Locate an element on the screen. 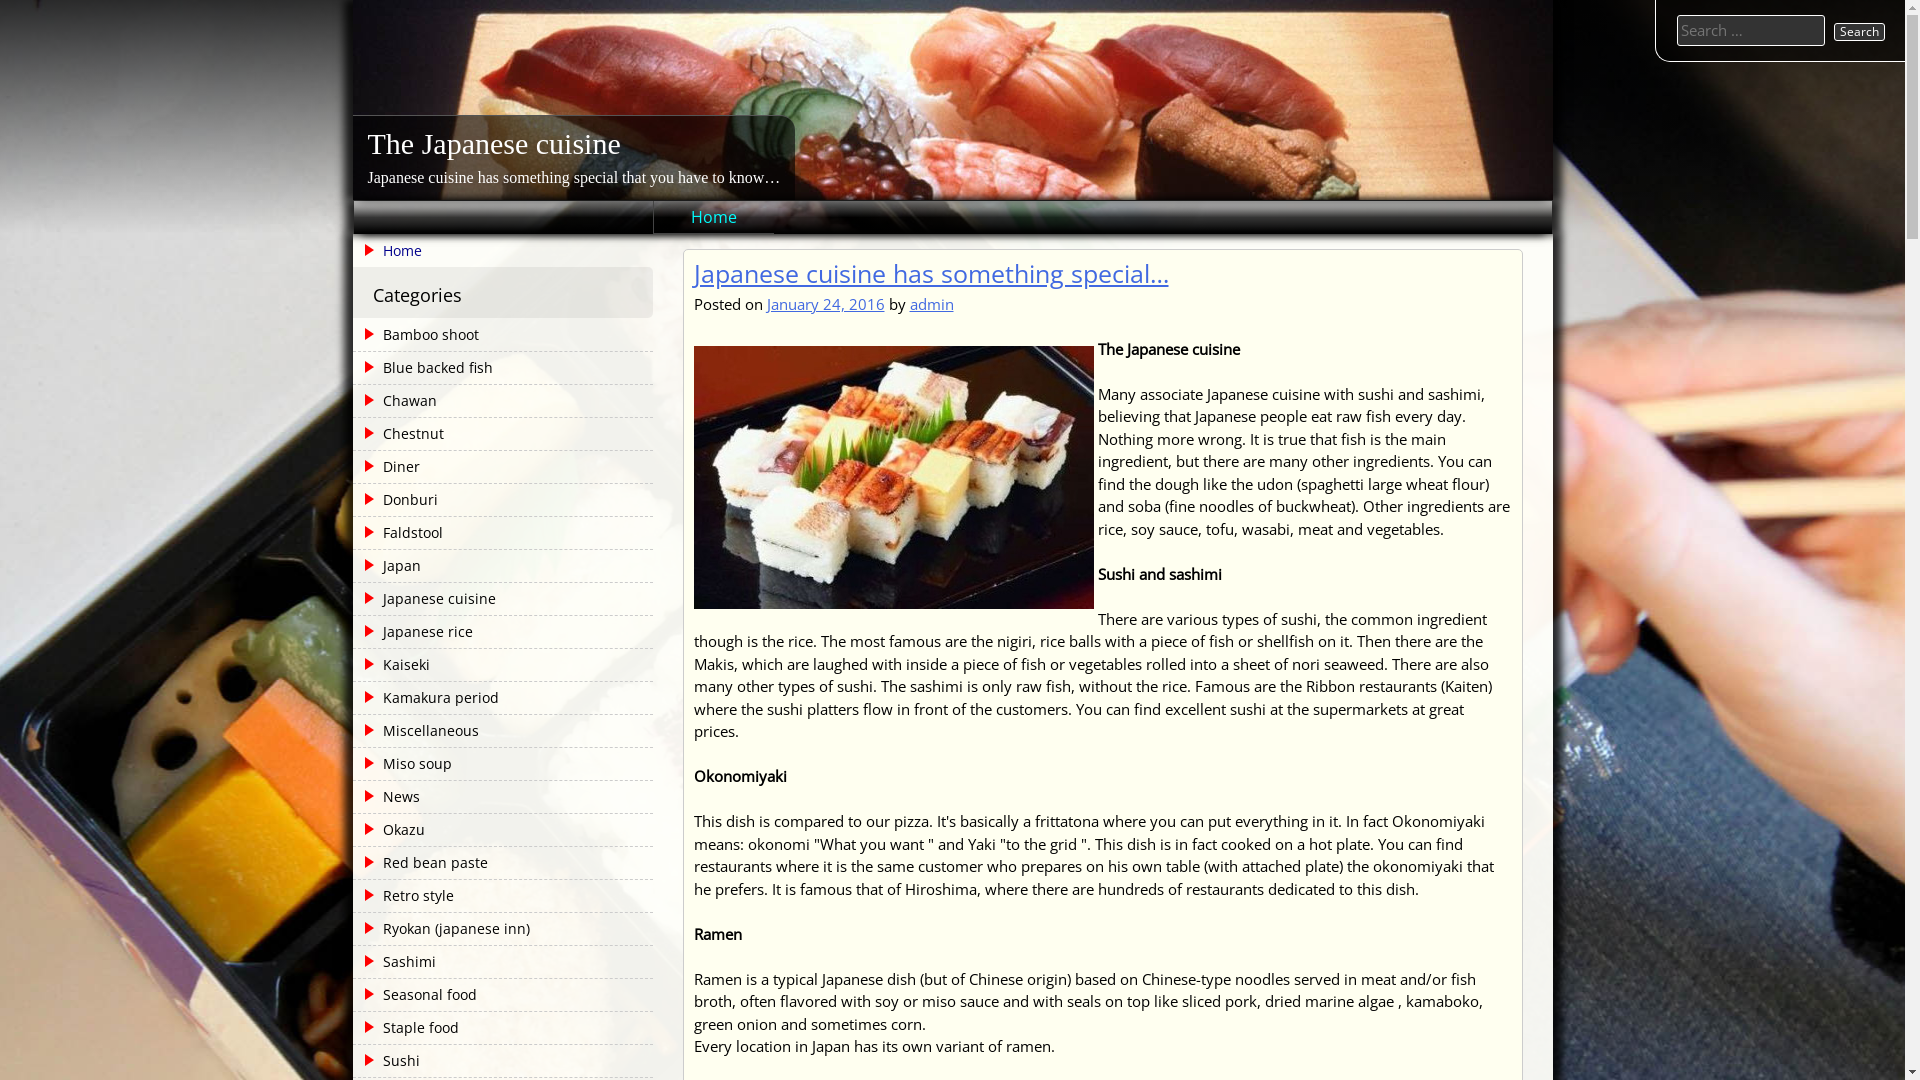  'Japan' is located at coordinates (388, 566).